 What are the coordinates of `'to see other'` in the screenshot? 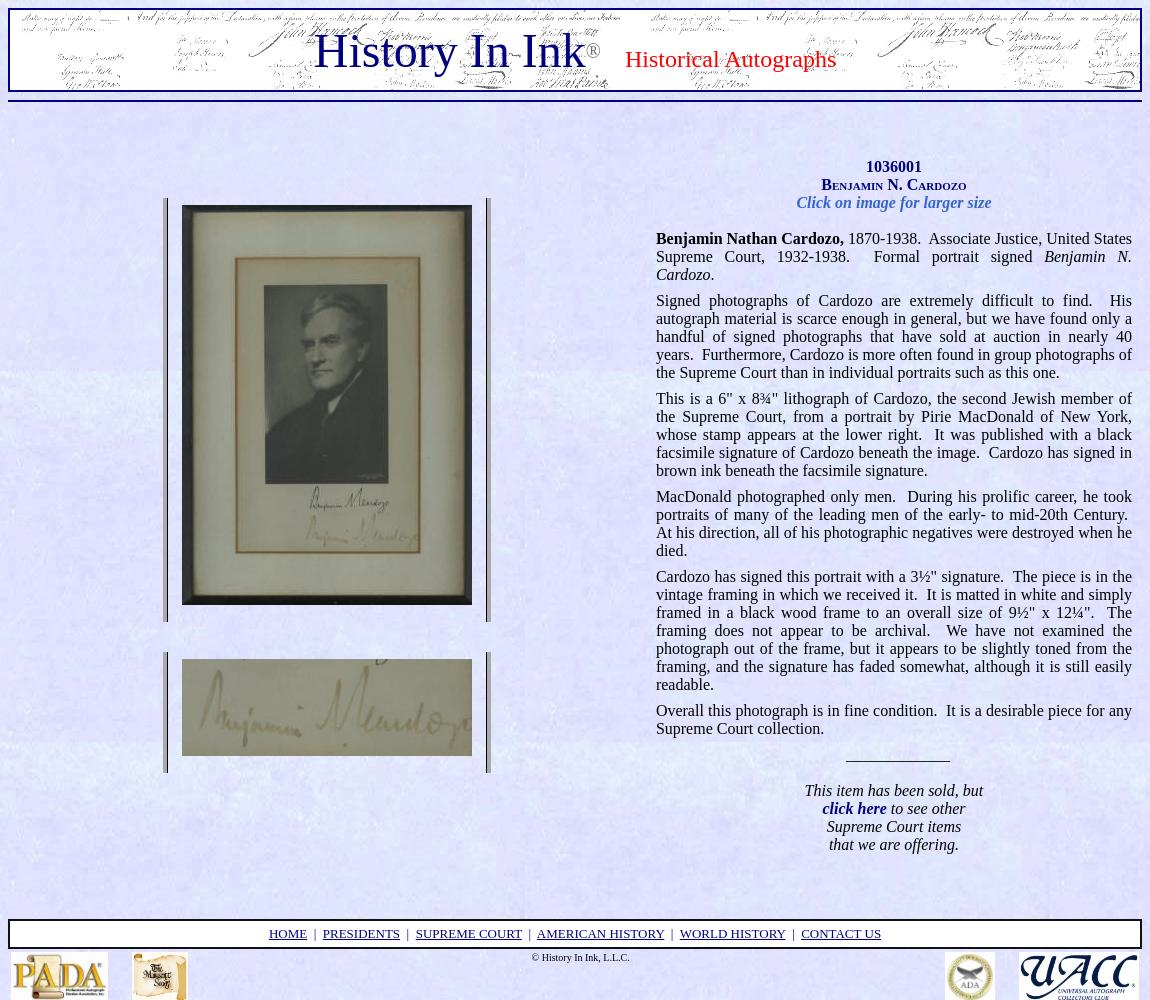 It's located at (925, 807).